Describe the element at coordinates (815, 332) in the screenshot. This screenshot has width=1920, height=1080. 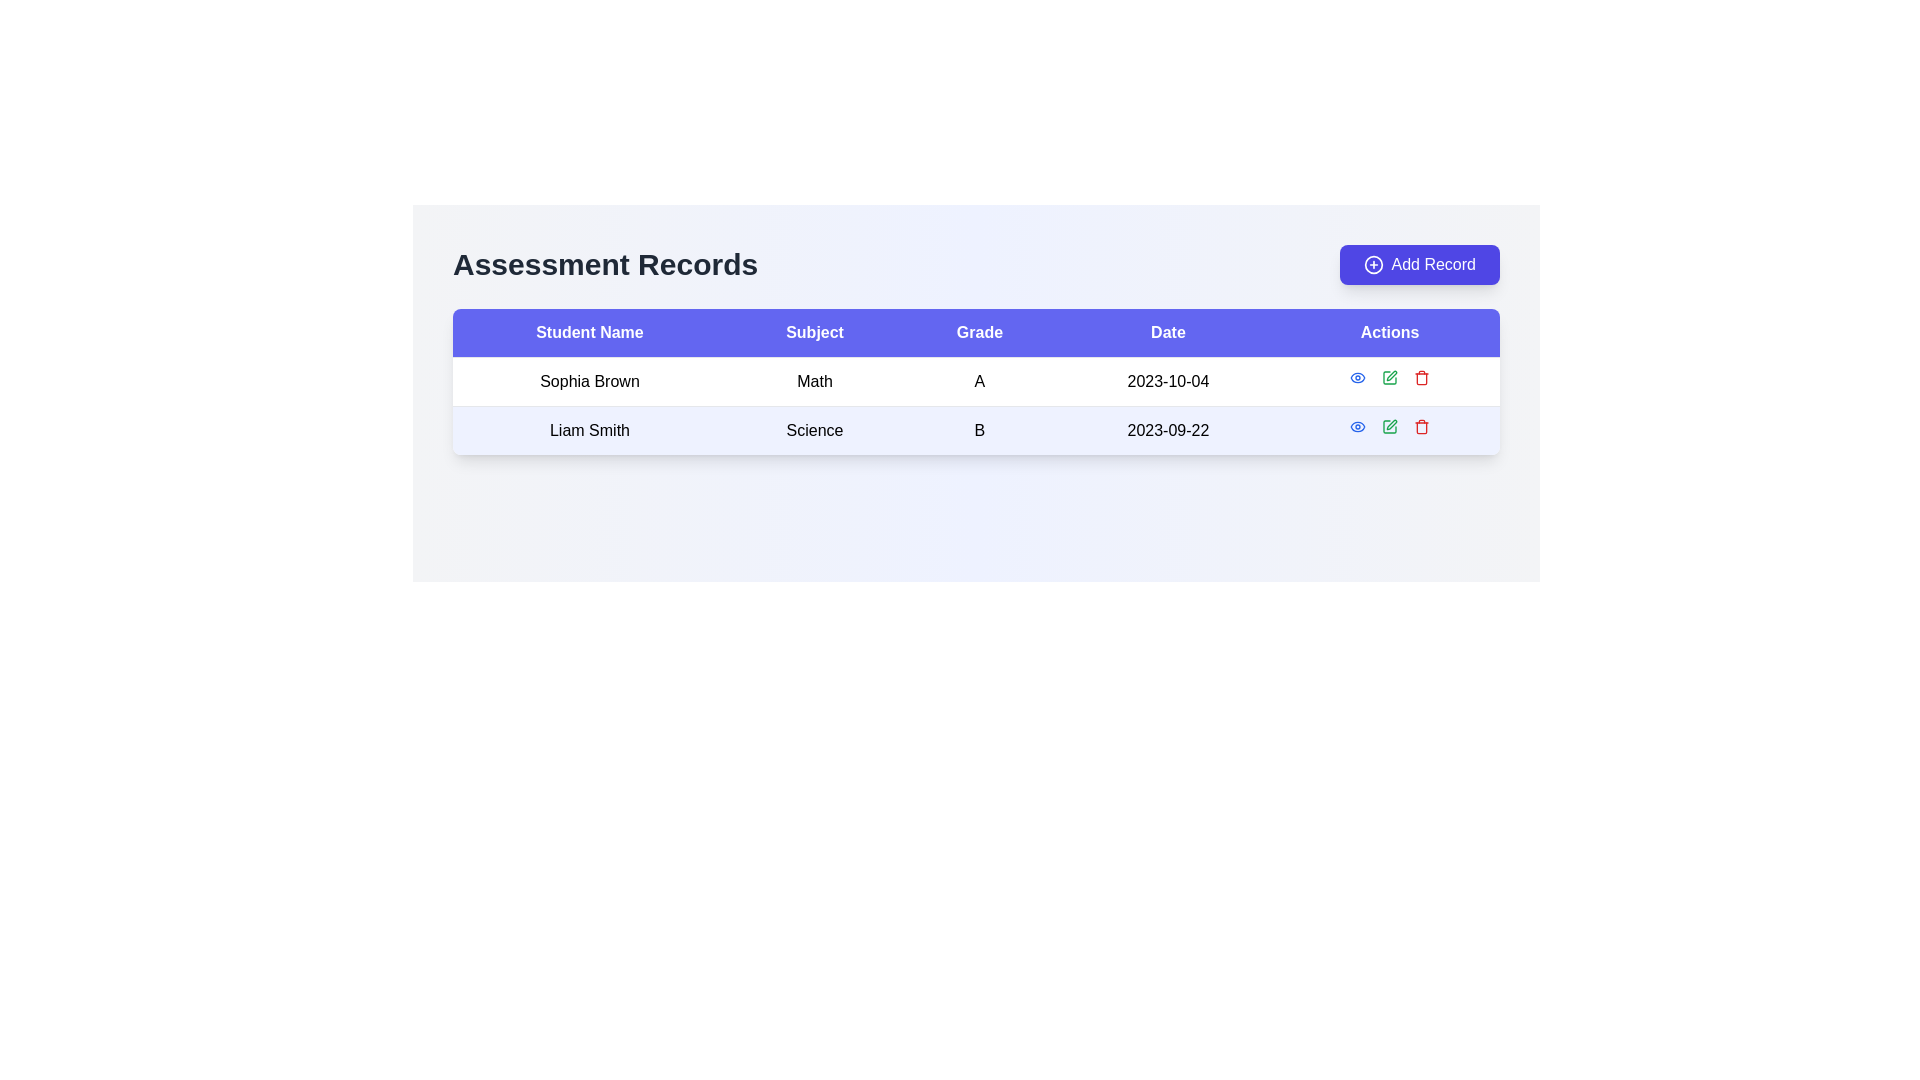
I see `the 'Subject' column header cell in the table, which is the second header positioned between 'Student Name' and 'Grade'` at that location.